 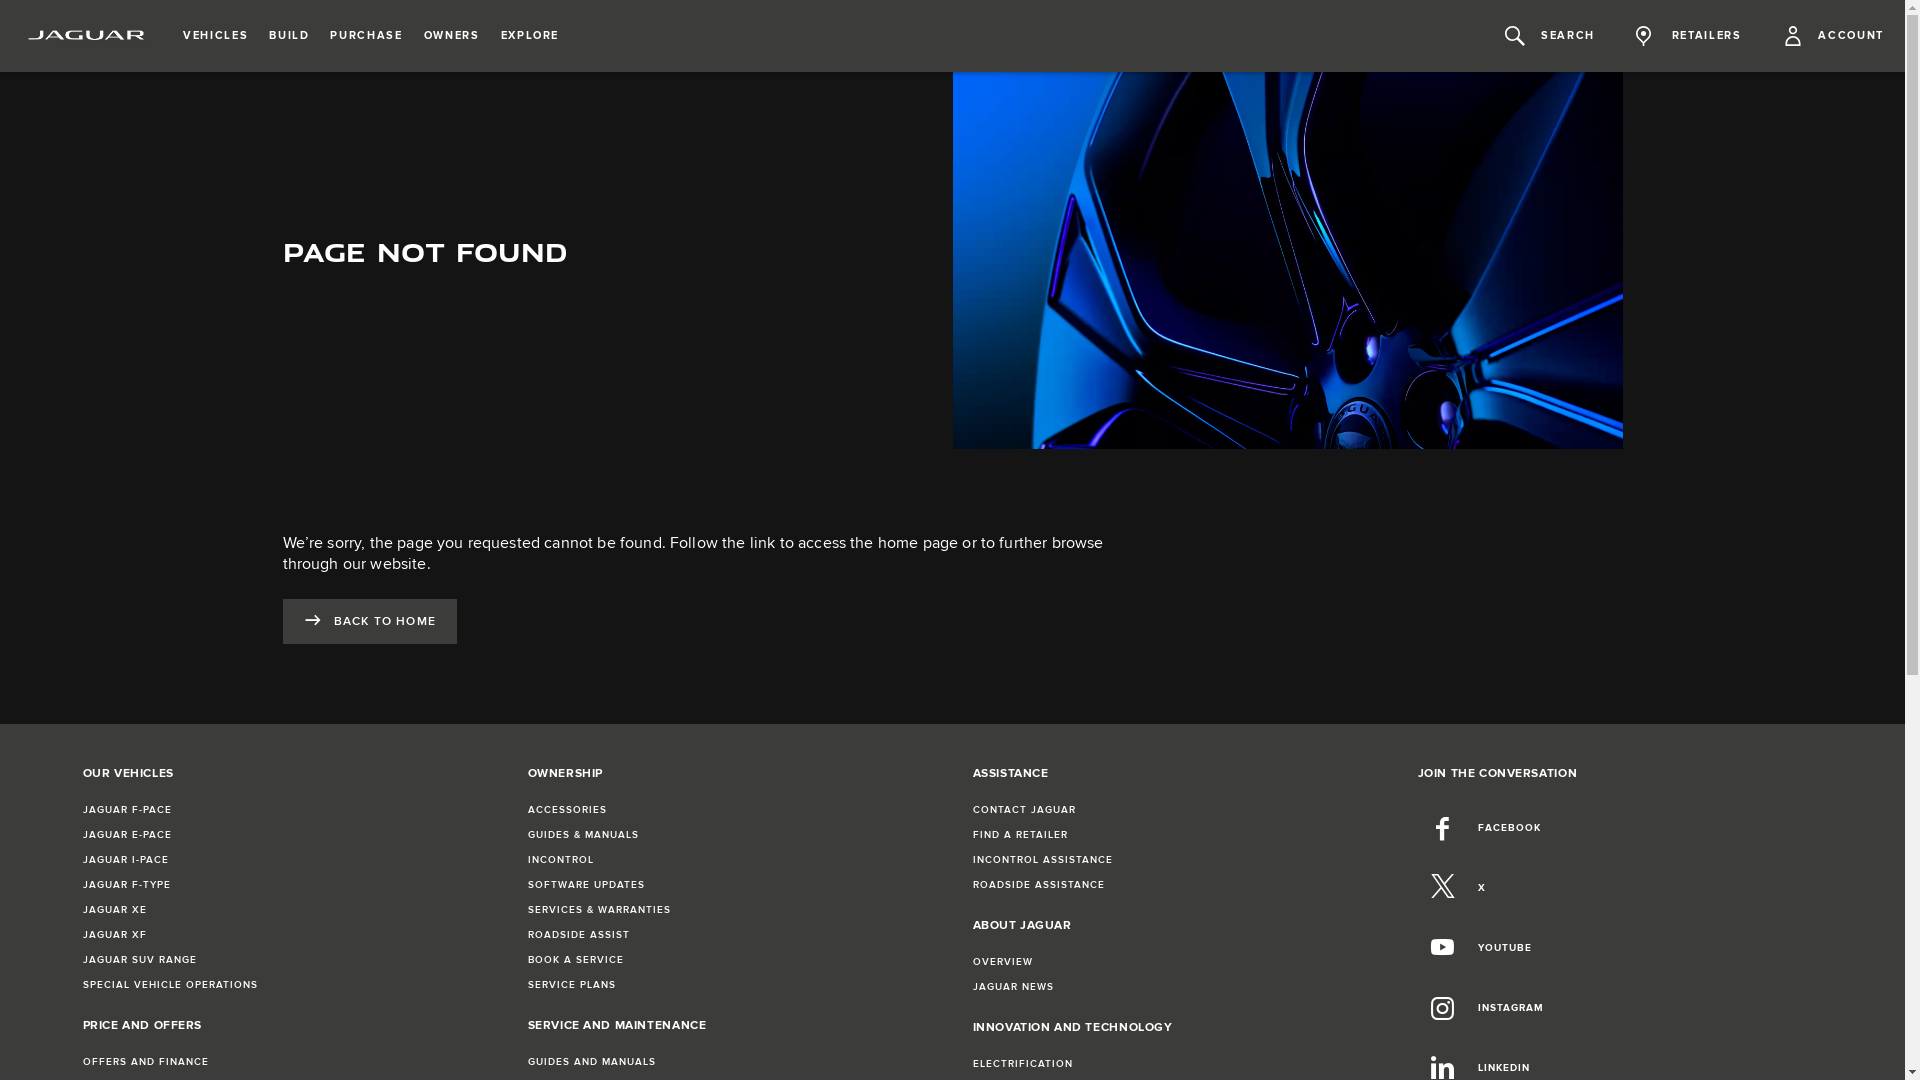 What do you see at coordinates (1549, 35) in the screenshot?
I see `'SEARCH'` at bounding box center [1549, 35].